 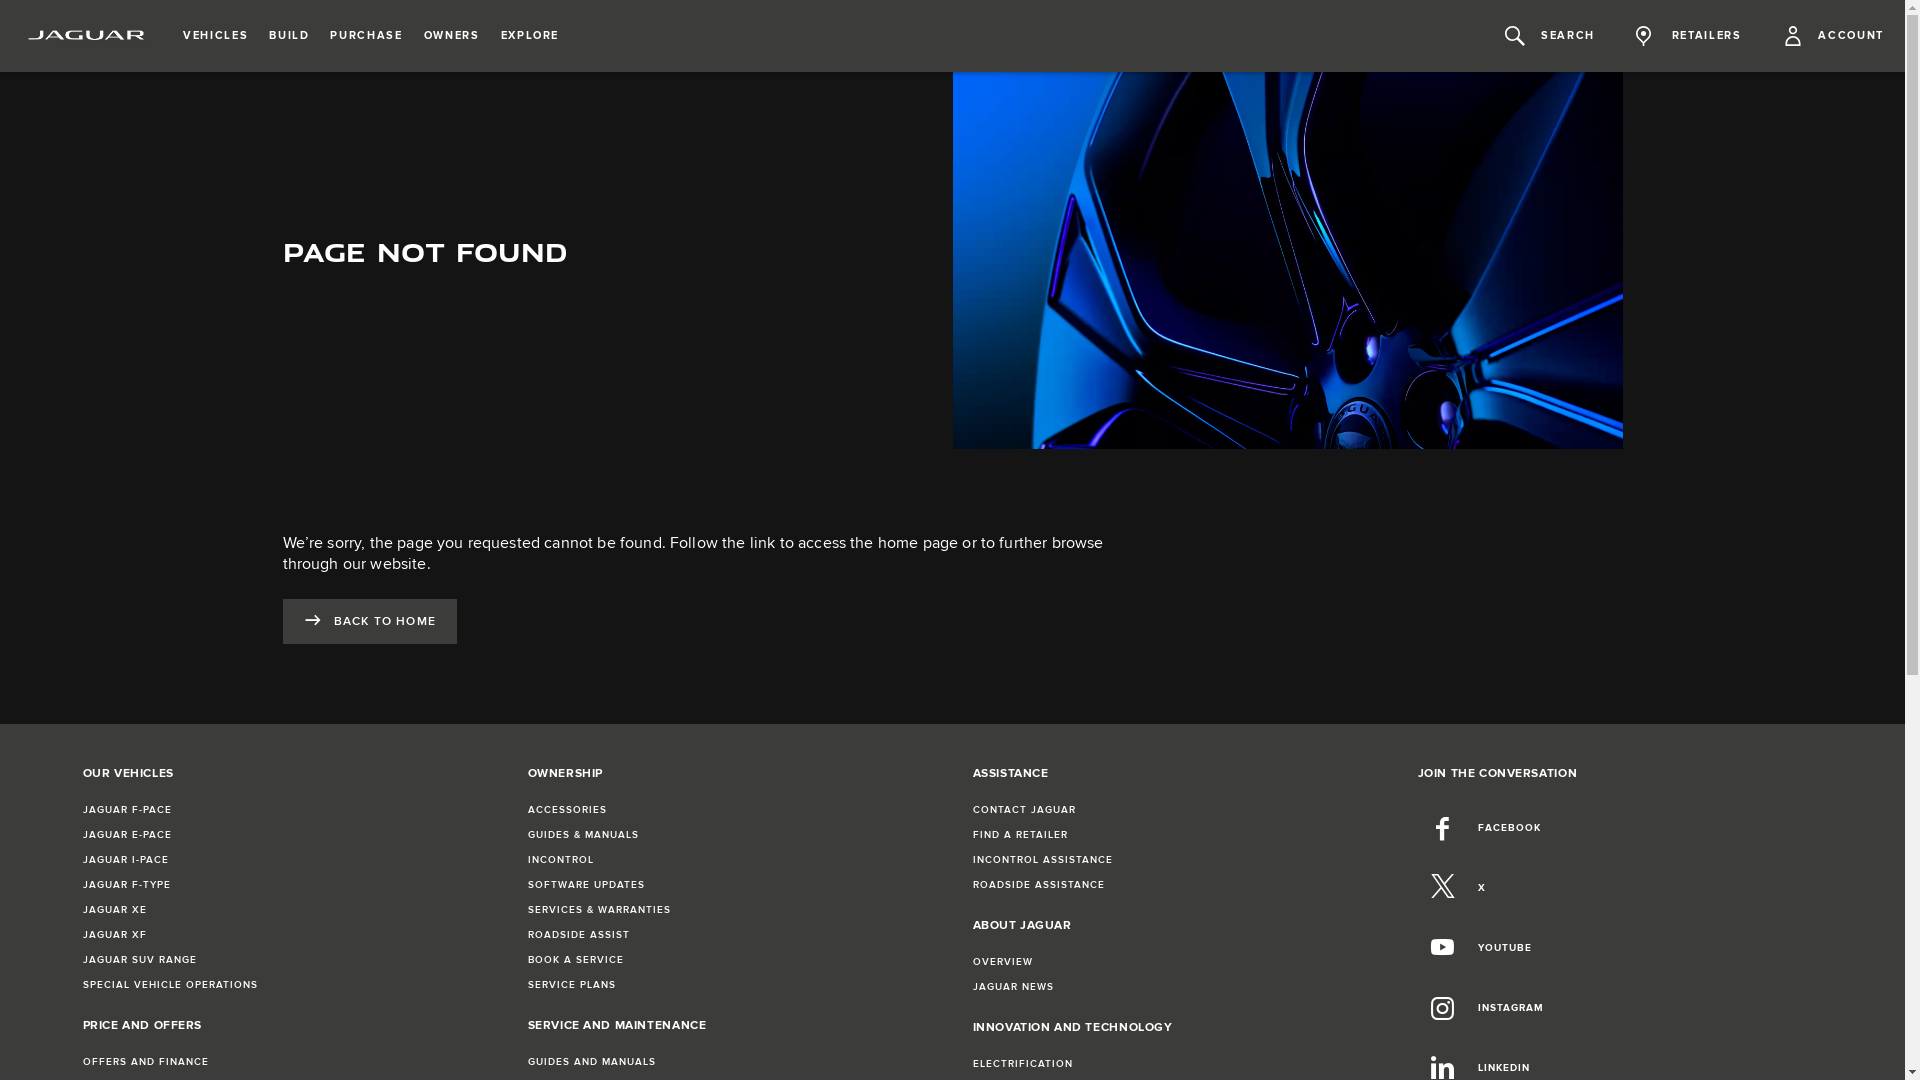 What do you see at coordinates (1549, 35) in the screenshot?
I see `'SEARCH'` at bounding box center [1549, 35].